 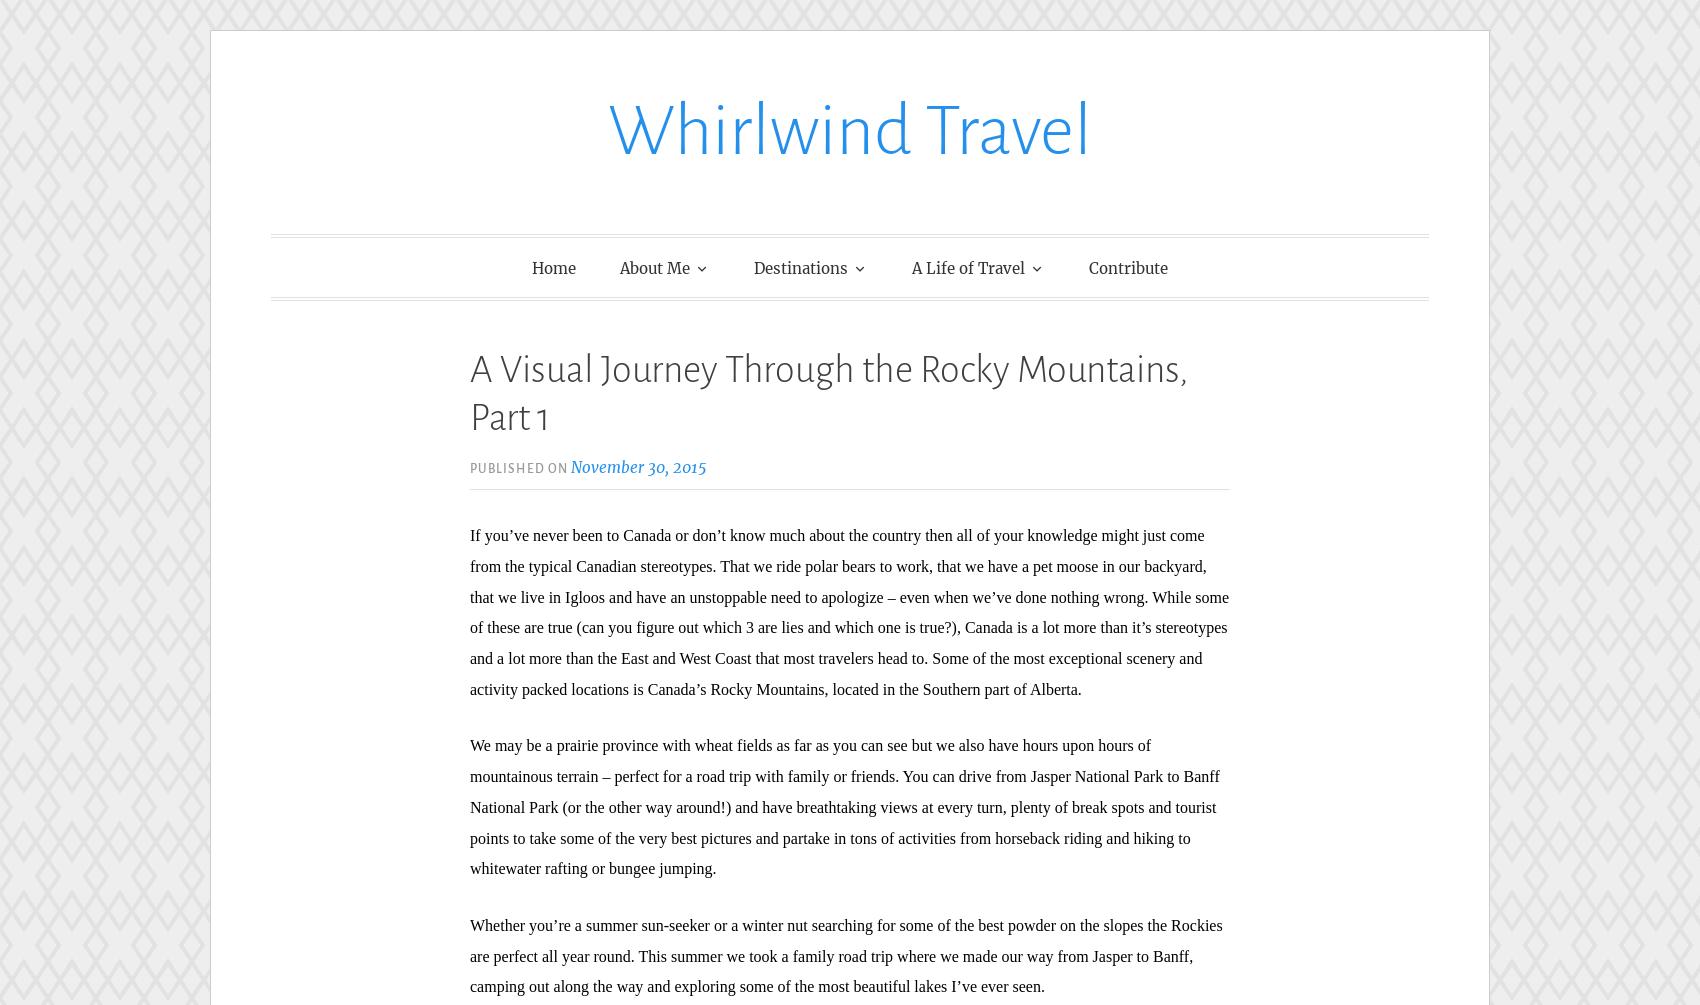 What do you see at coordinates (520, 468) in the screenshot?
I see `'Published on'` at bounding box center [520, 468].